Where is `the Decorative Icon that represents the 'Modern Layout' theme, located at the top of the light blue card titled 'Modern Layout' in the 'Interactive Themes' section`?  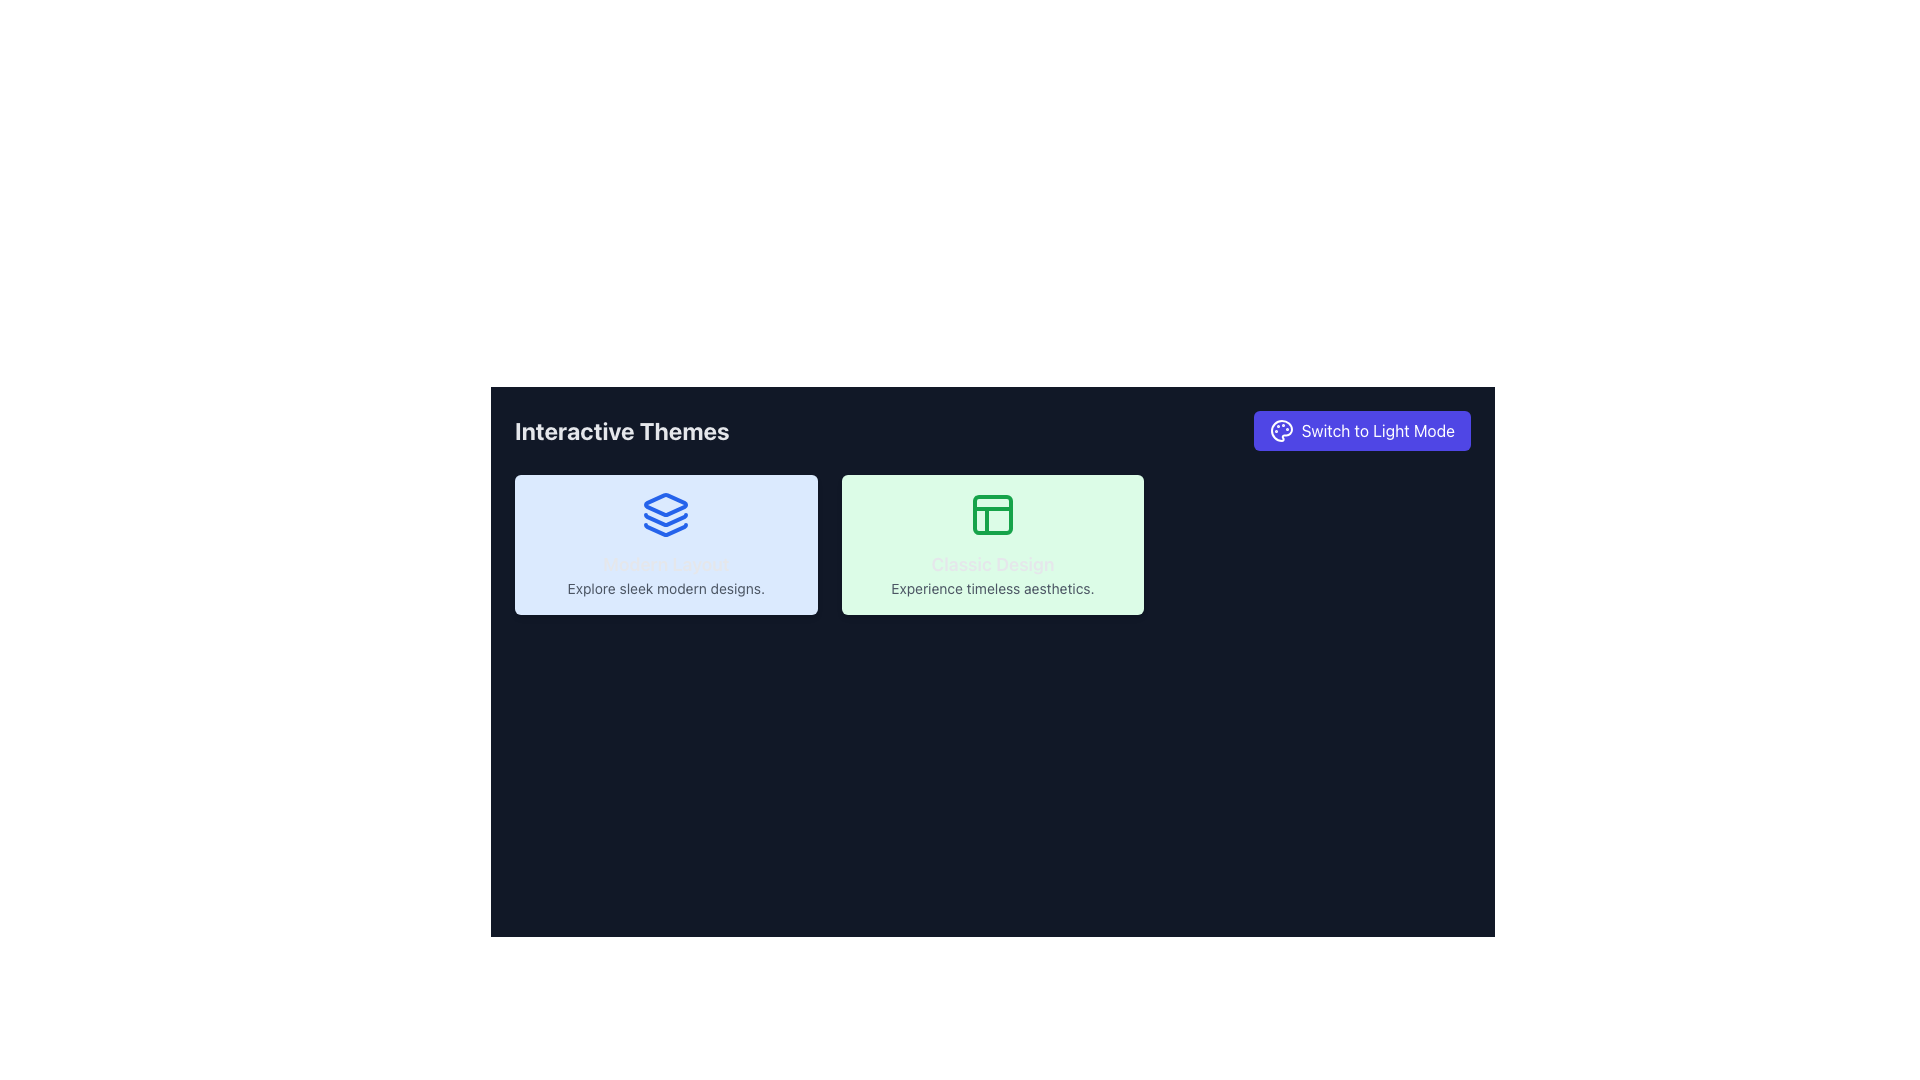 the Decorative Icon that represents the 'Modern Layout' theme, located at the top of the light blue card titled 'Modern Layout' in the 'Interactive Themes' section is located at coordinates (666, 514).